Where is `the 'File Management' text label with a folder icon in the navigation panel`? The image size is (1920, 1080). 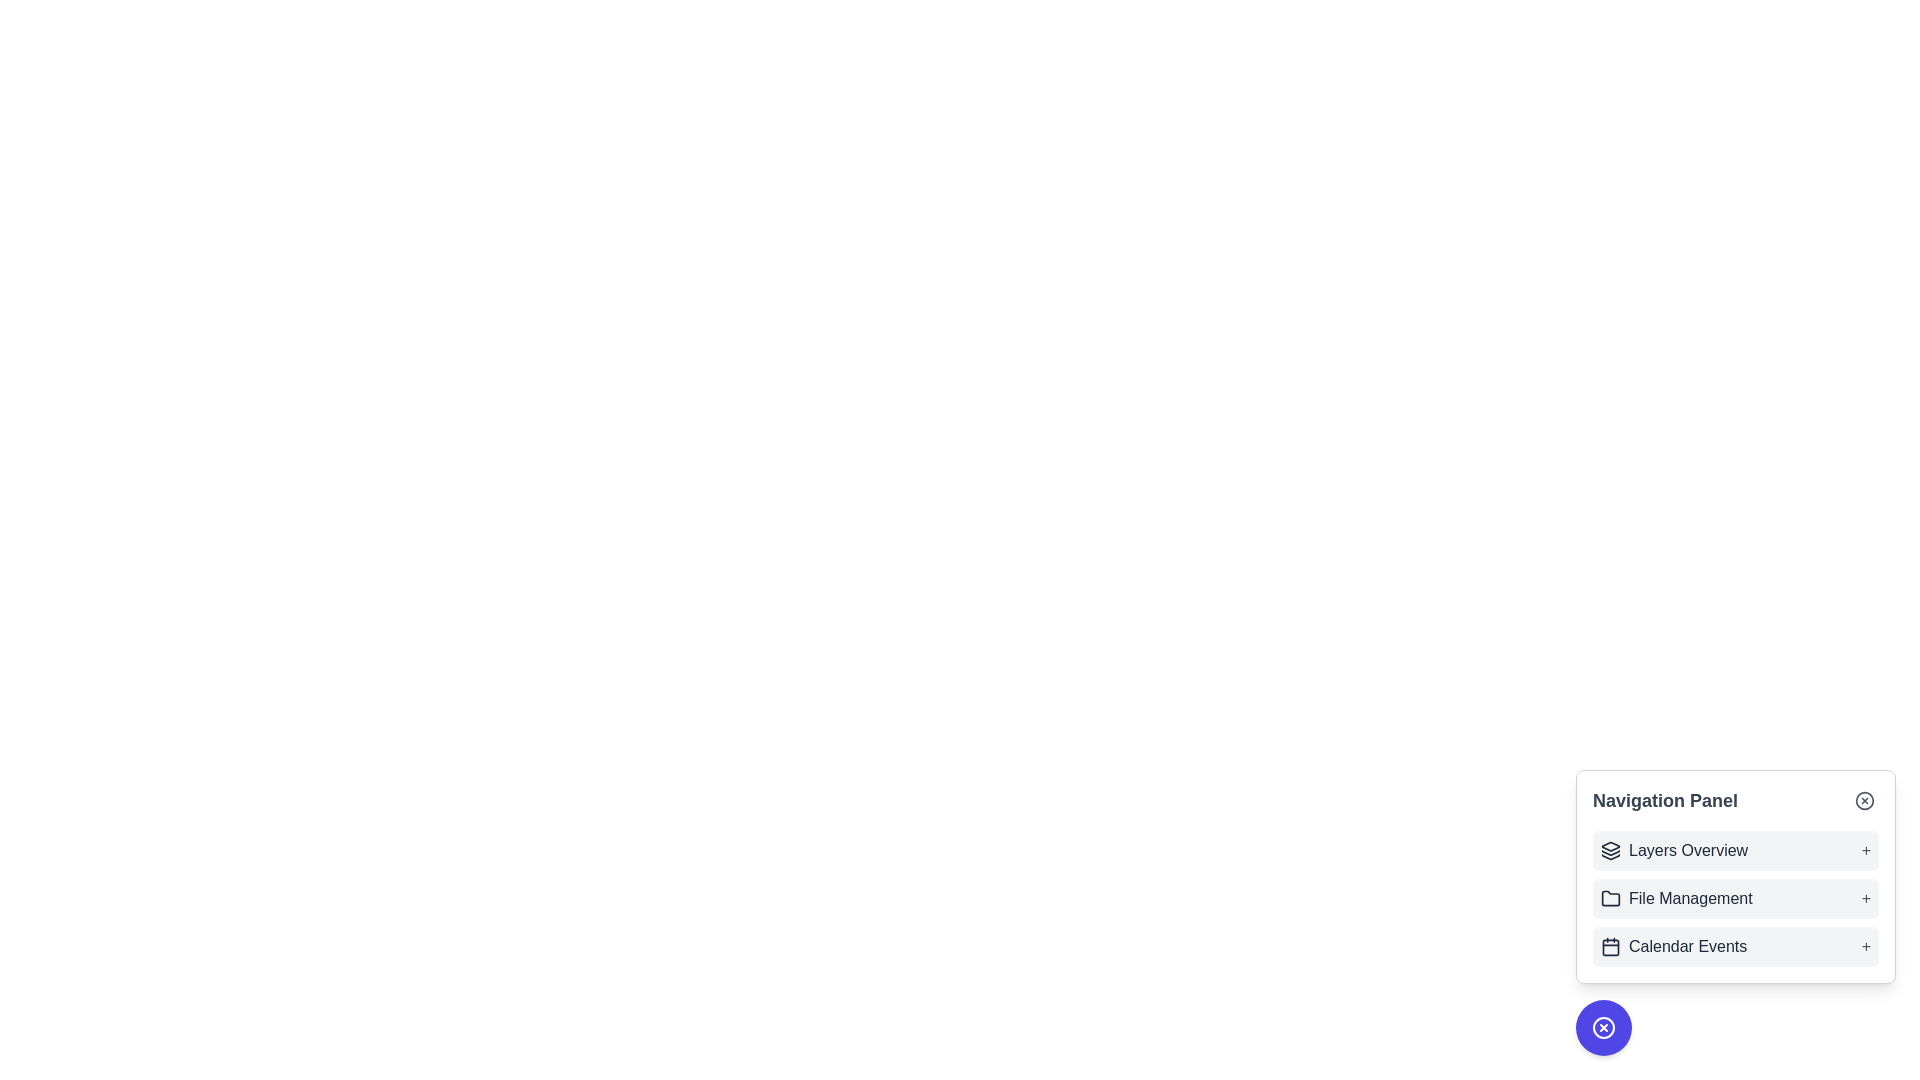
the 'File Management' text label with a folder icon in the navigation panel is located at coordinates (1676, 897).